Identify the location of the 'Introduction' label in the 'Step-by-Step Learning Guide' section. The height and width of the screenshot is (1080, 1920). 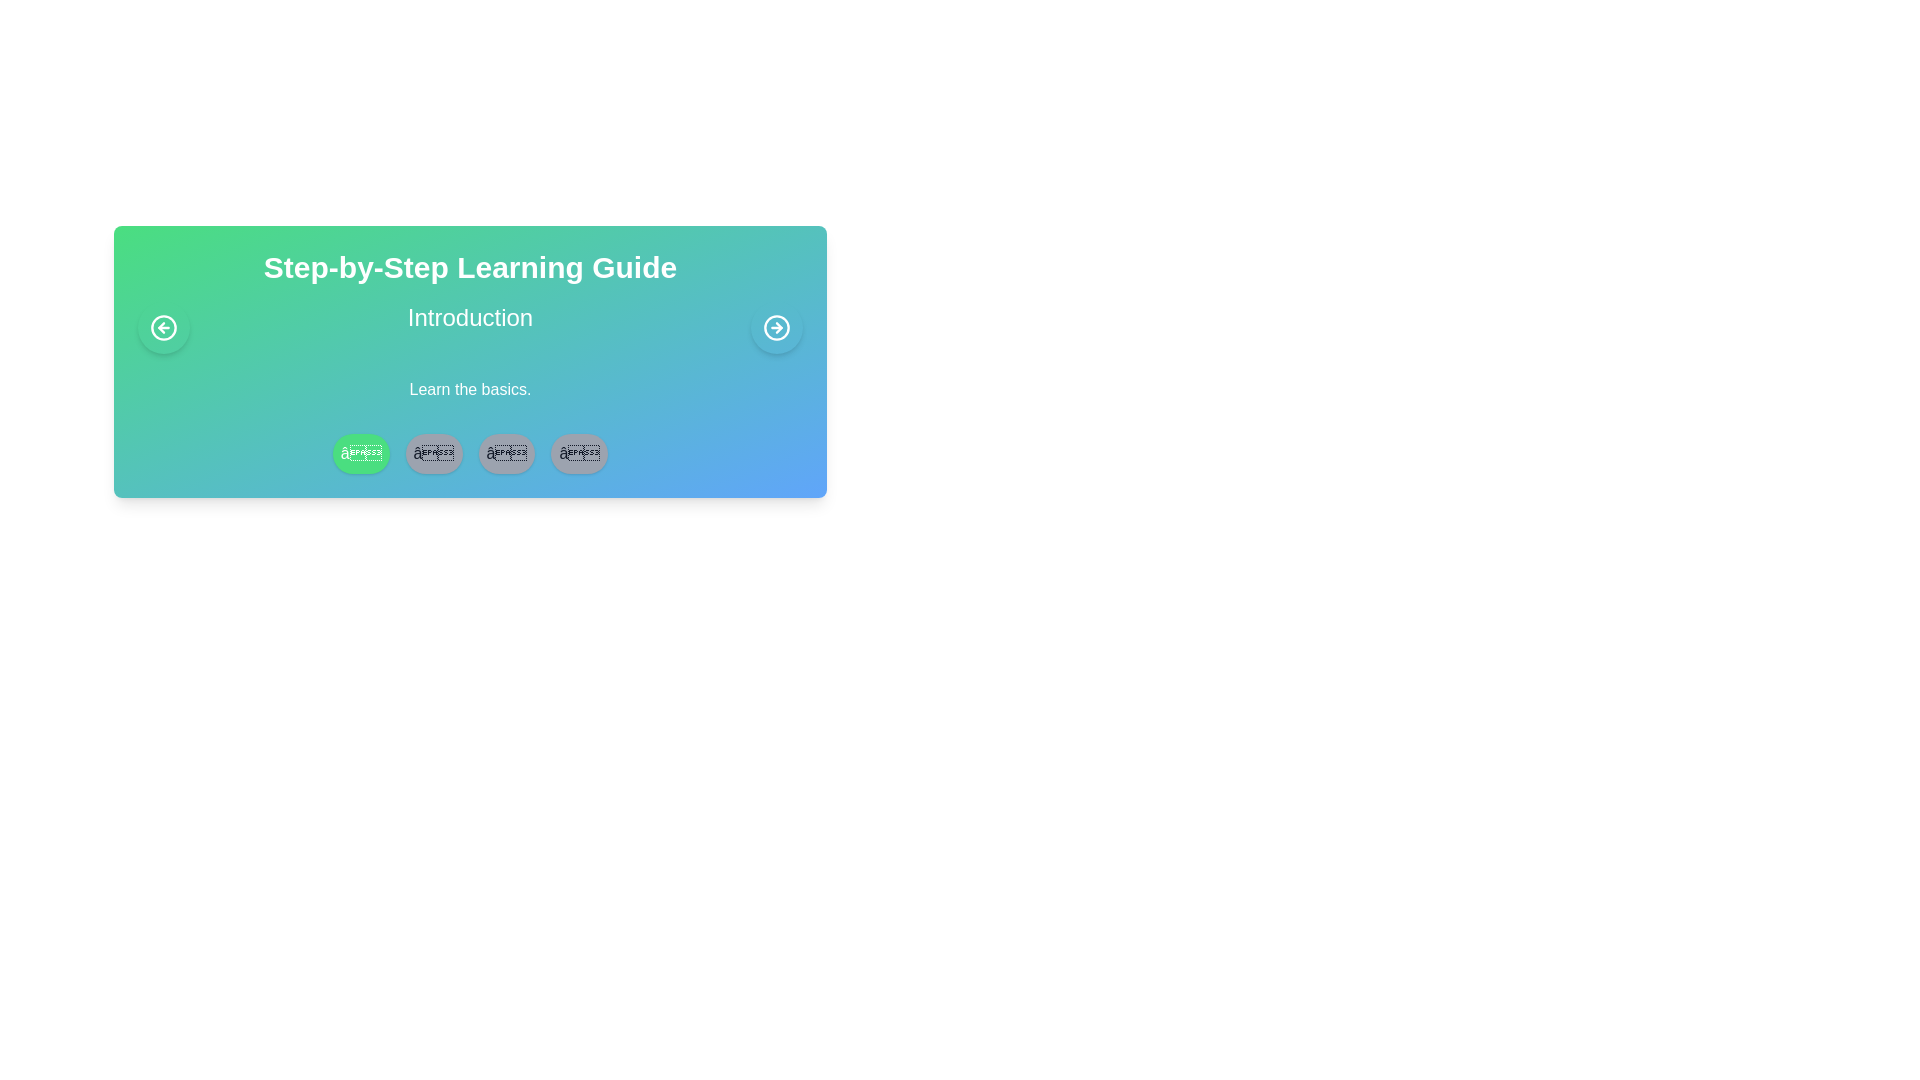
(469, 326).